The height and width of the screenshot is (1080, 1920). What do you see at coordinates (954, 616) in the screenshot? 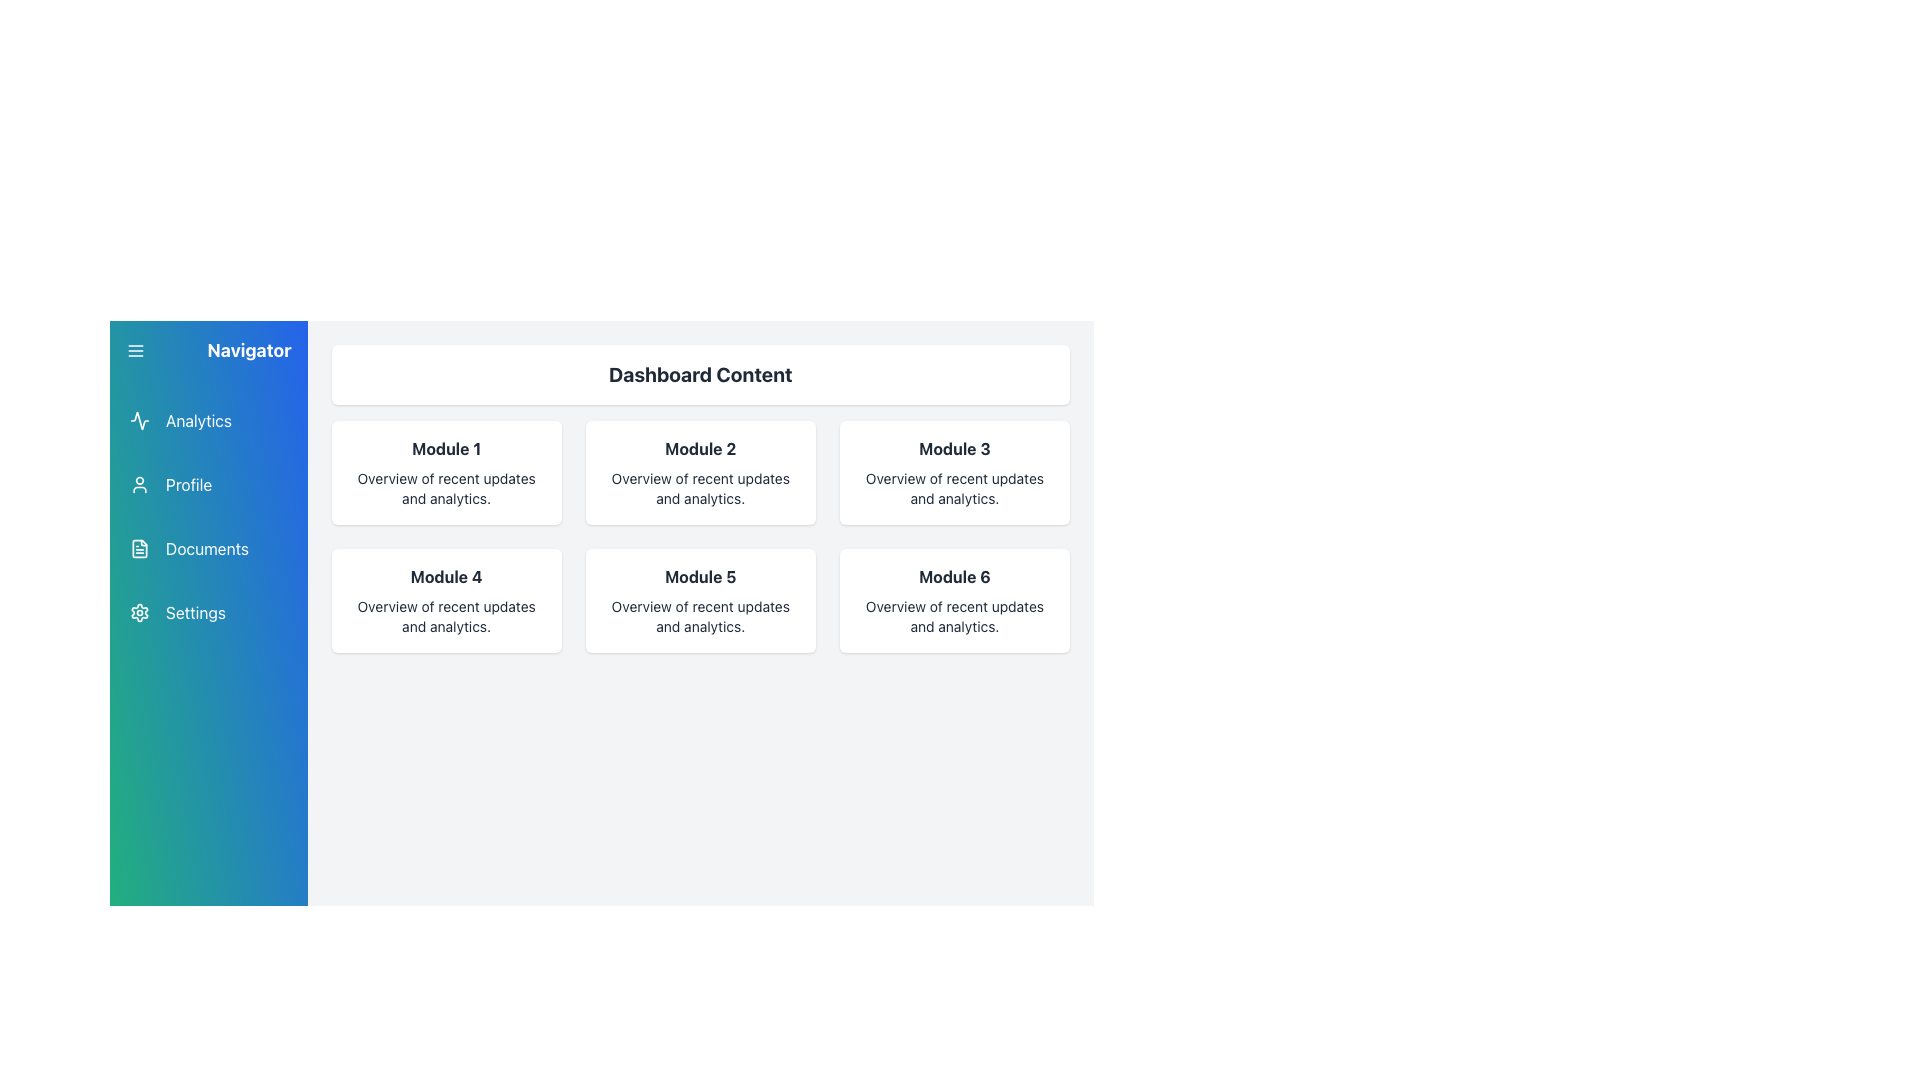
I see `information displayed in the Text Label located in the 'Module 6' card at the bottom-right of the grid` at bounding box center [954, 616].